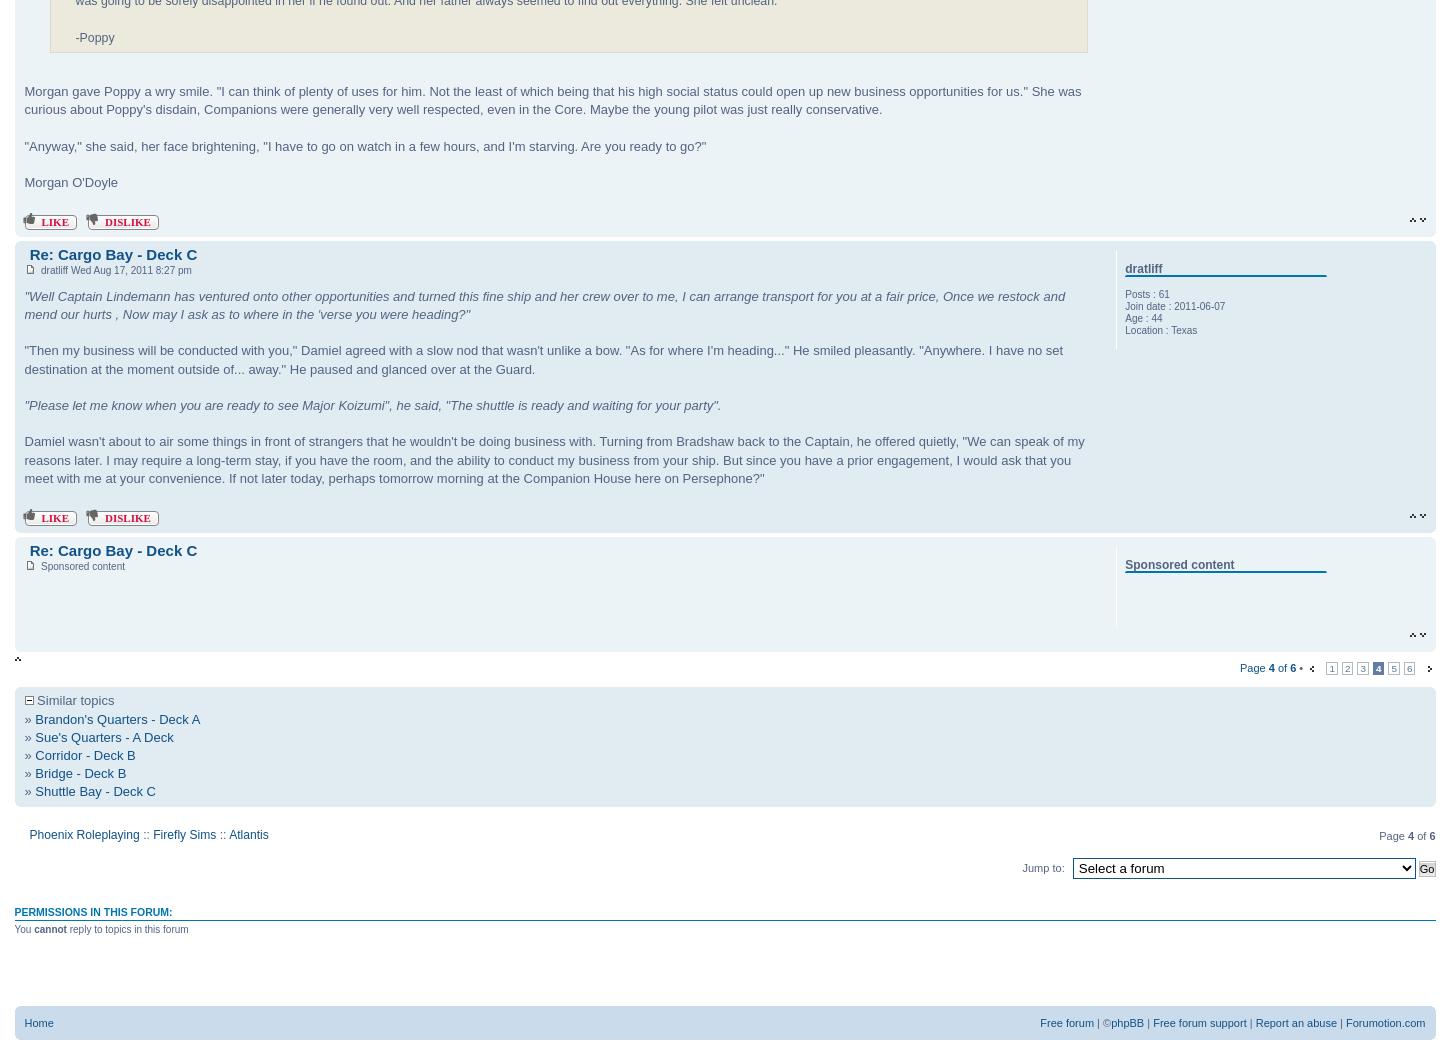  I want to click on '2011-06-07', so click(1198, 306).